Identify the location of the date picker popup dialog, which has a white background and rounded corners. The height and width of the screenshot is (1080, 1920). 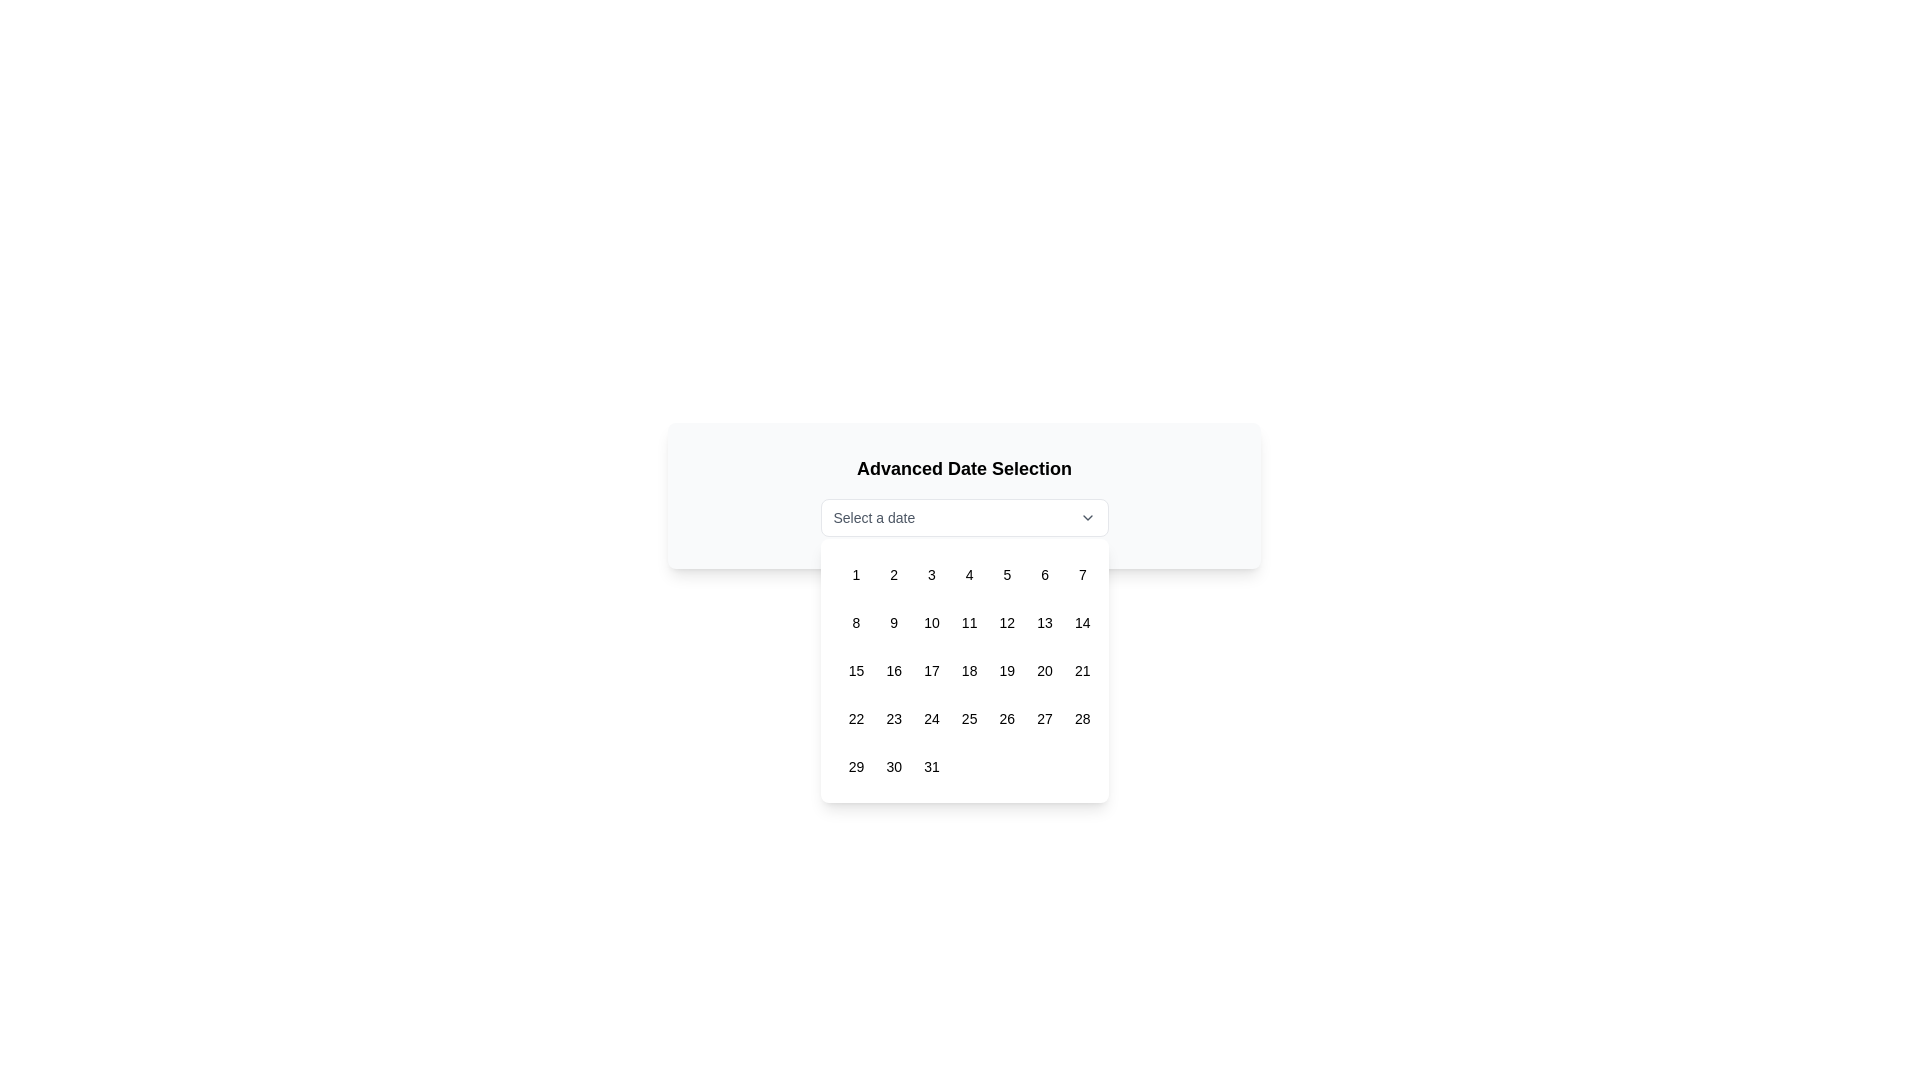
(964, 655).